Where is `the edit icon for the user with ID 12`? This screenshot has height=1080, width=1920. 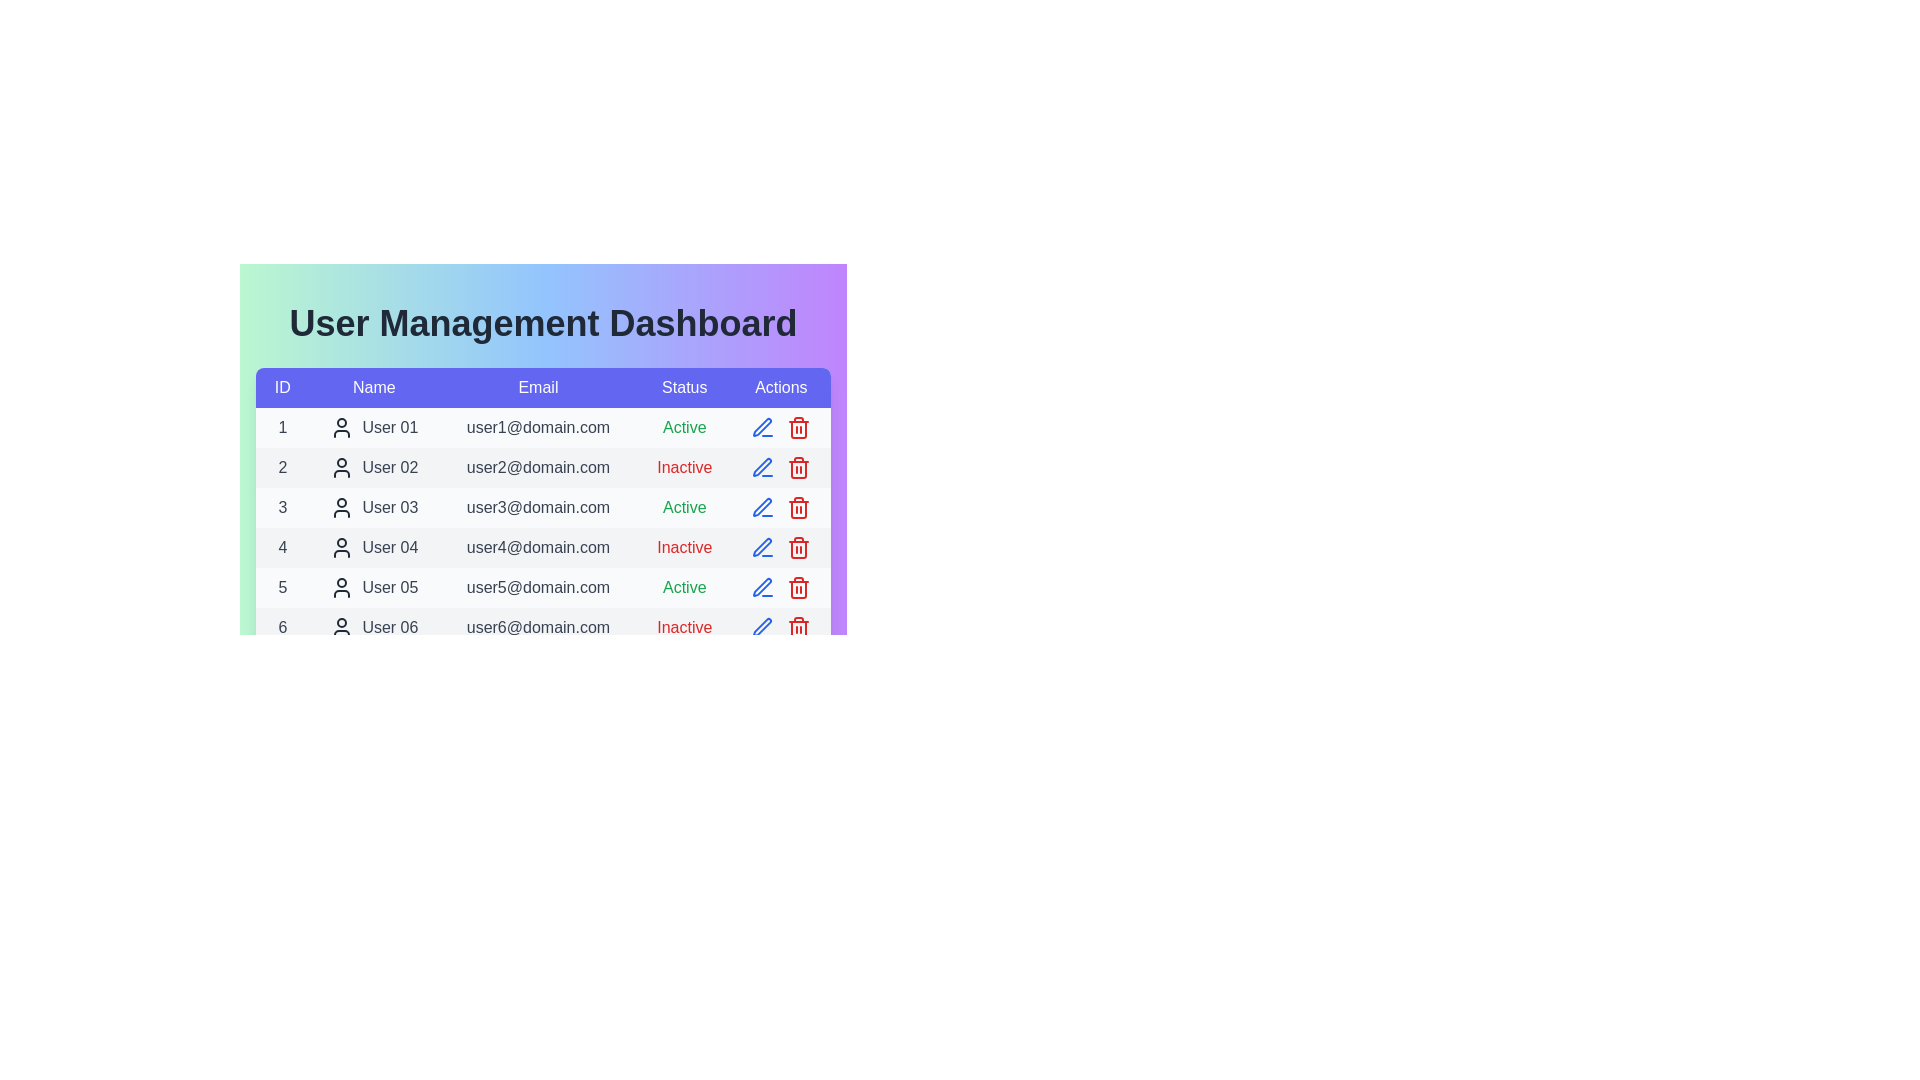
the edit icon for the user with ID 12 is located at coordinates (762, 866).